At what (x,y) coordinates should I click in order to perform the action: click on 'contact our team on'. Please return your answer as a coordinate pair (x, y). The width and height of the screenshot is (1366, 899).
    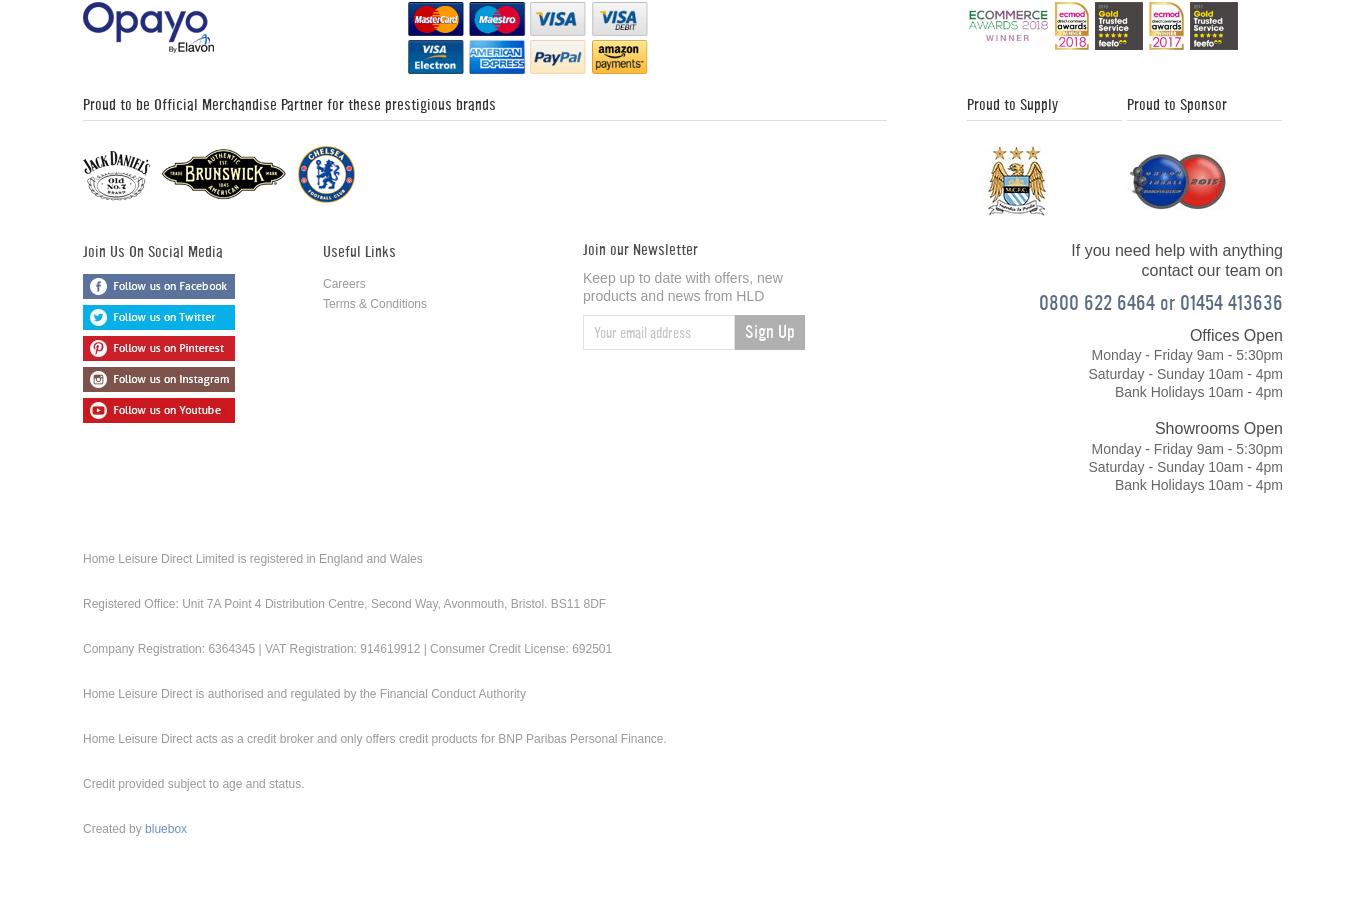
    Looking at the image, I should click on (1212, 270).